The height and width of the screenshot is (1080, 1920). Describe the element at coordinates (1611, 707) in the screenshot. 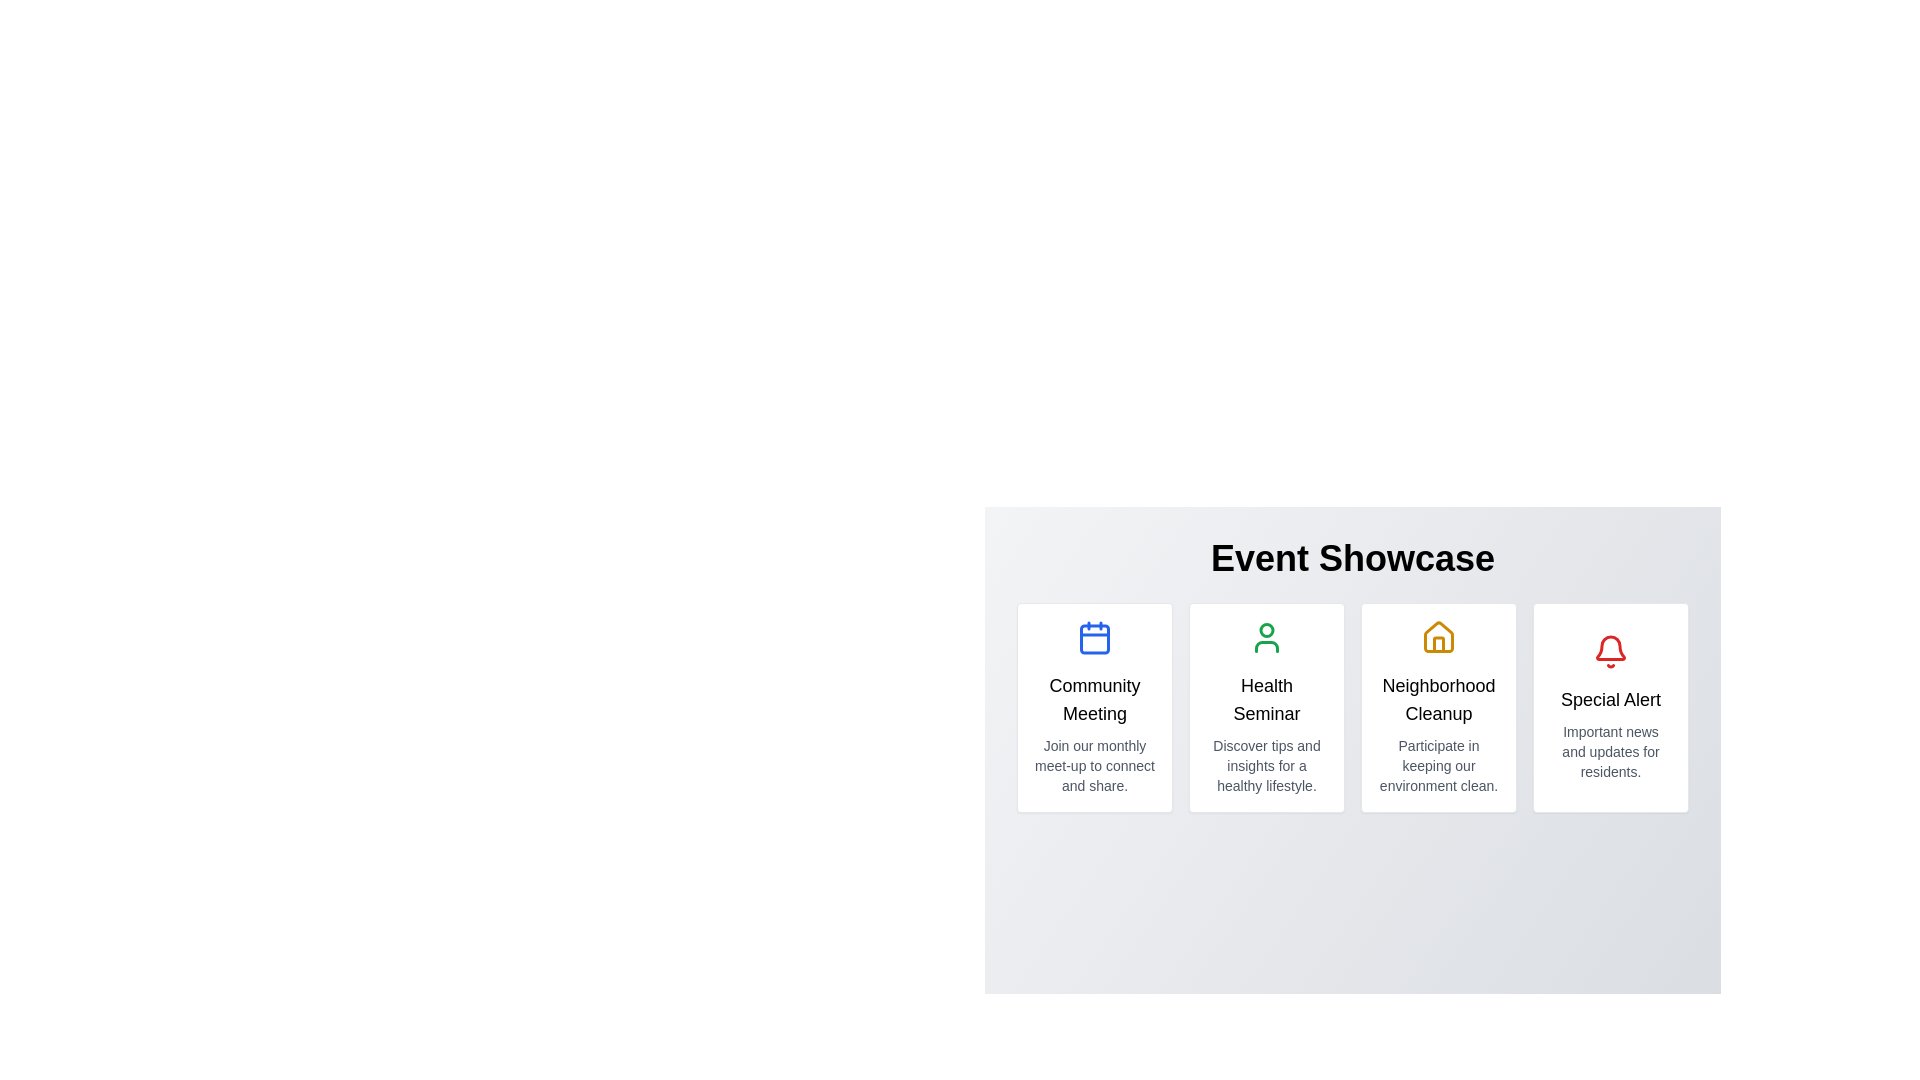

I see `the 'Special Alert' Card located in the bottom-right section of the showcase` at that location.